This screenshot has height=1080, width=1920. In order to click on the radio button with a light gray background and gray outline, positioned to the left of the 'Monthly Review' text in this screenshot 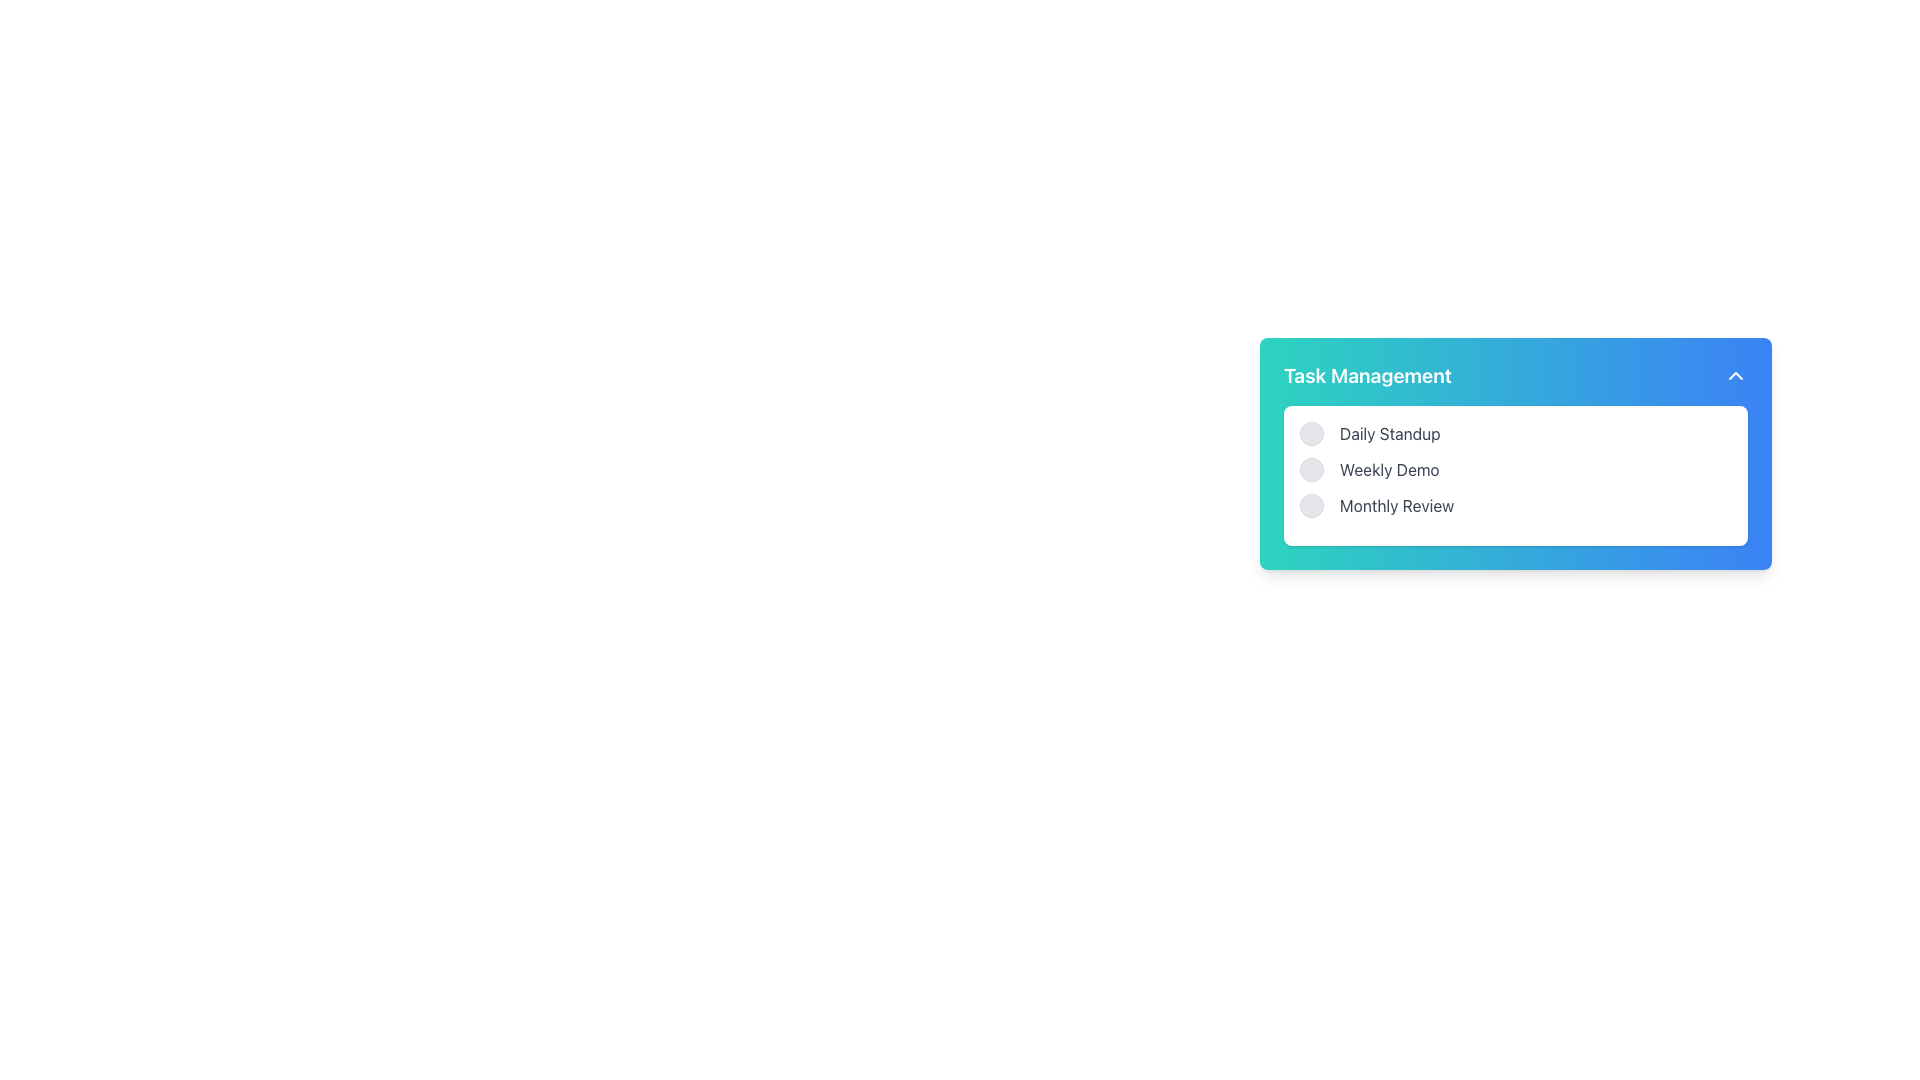, I will do `click(1311, 504)`.